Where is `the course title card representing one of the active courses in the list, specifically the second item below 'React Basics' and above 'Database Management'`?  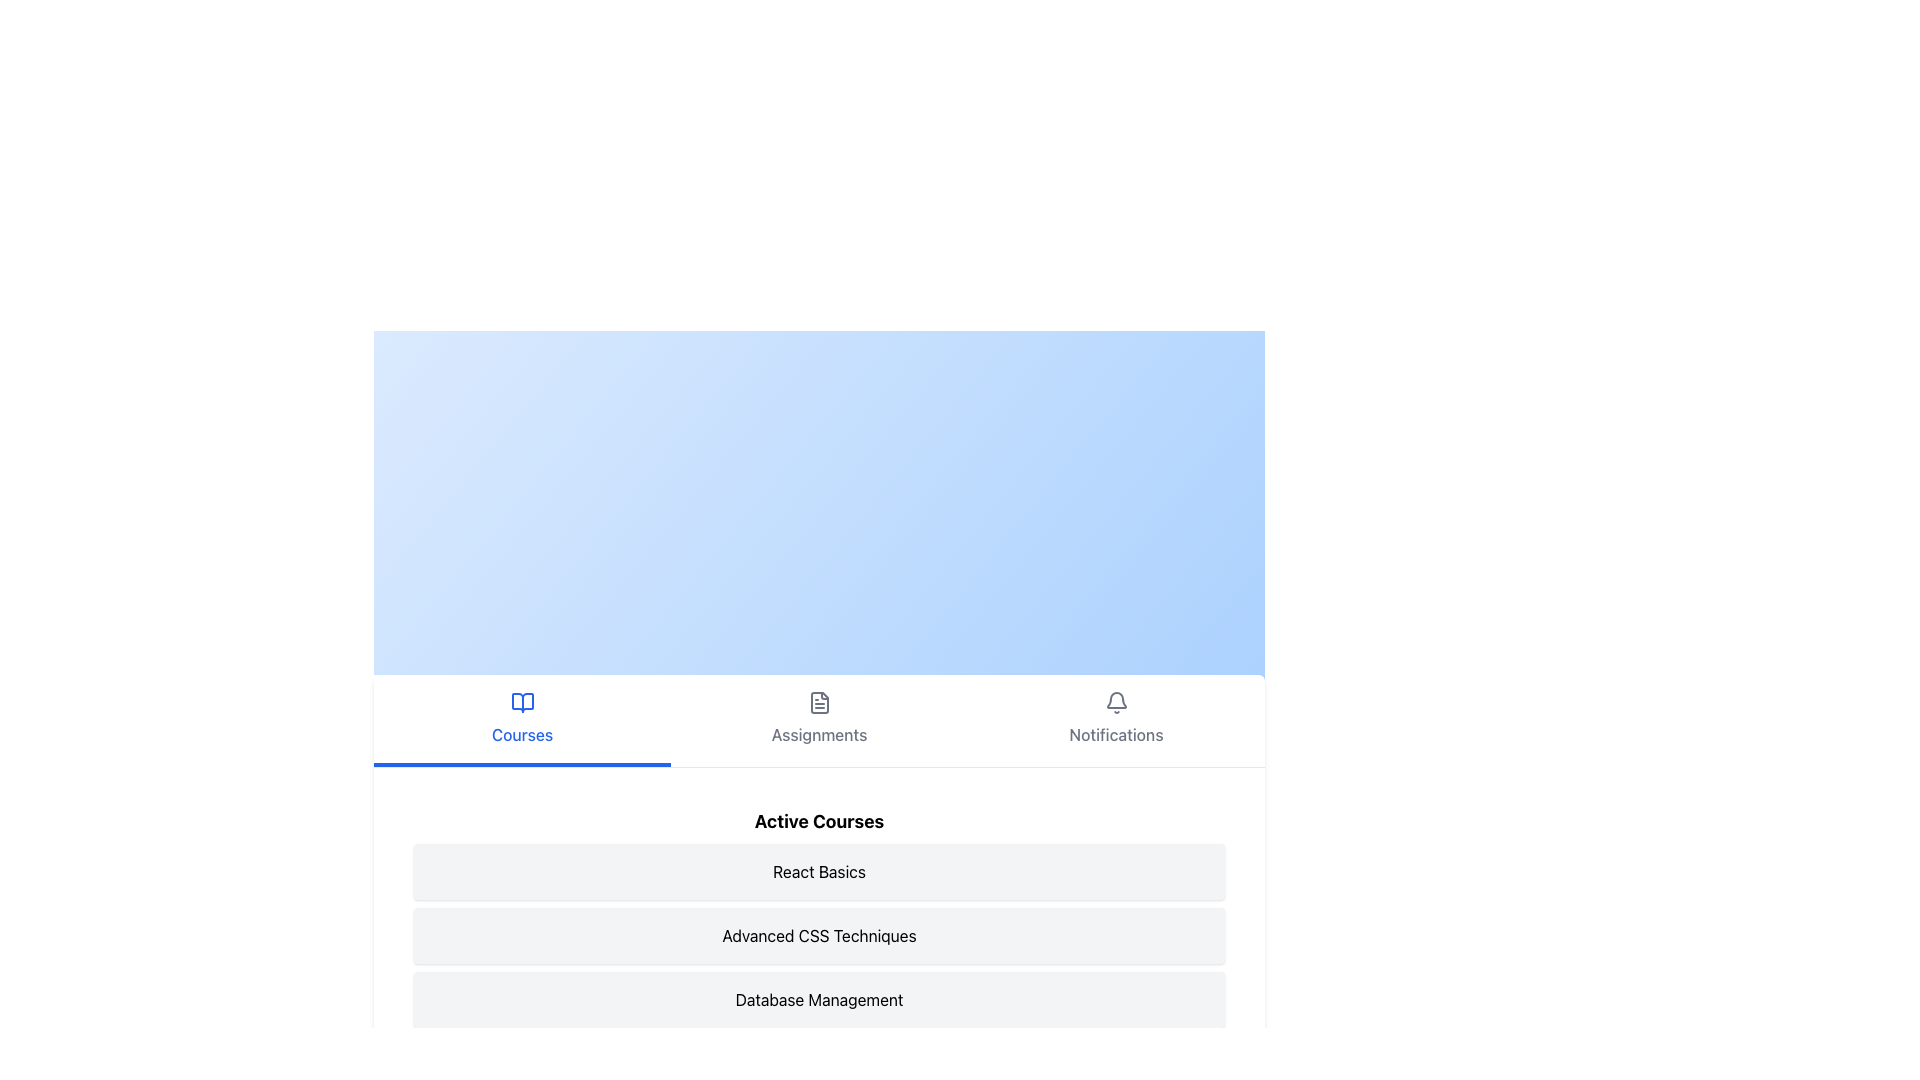
the course title card representing one of the active courses in the list, specifically the second item below 'React Basics' and above 'Database Management' is located at coordinates (819, 917).